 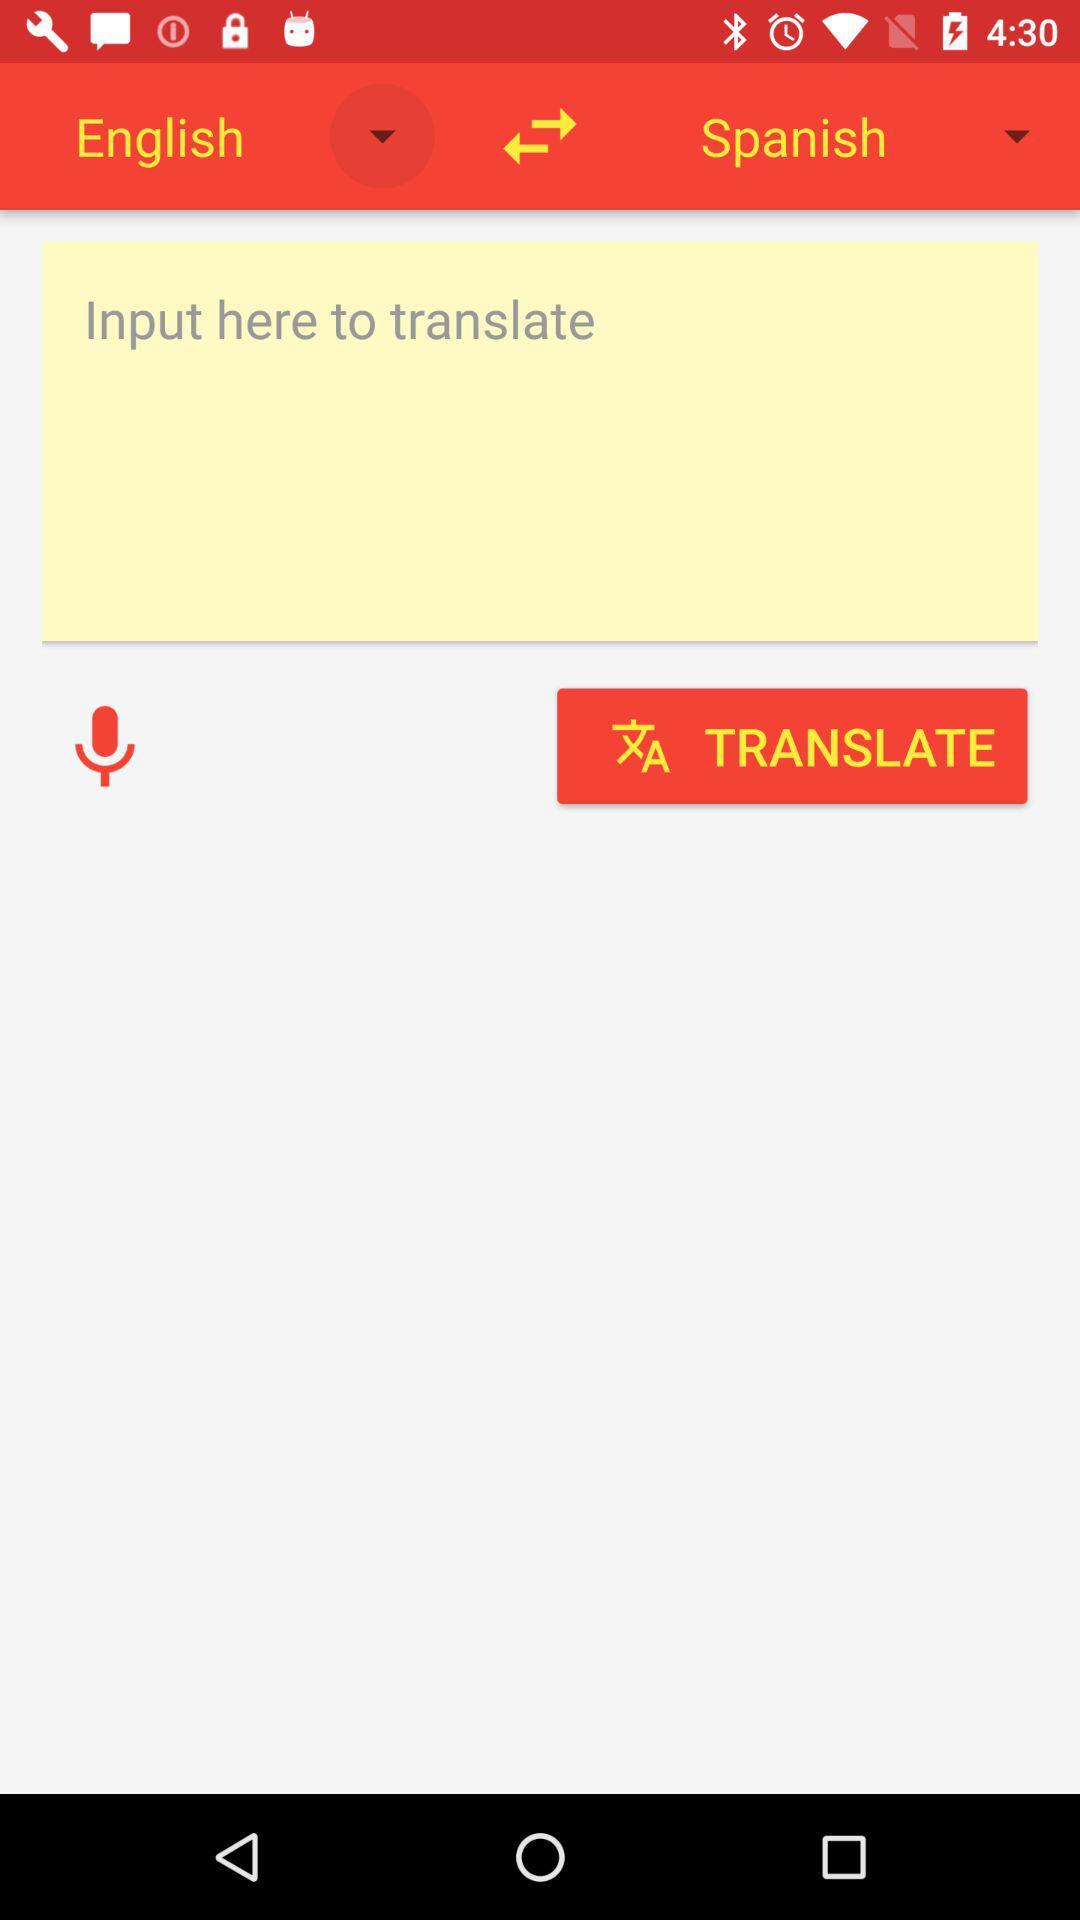 What do you see at coordinates (104, 745) in the screenshot?
I see `use microphone` at bounding box center [104, 745].